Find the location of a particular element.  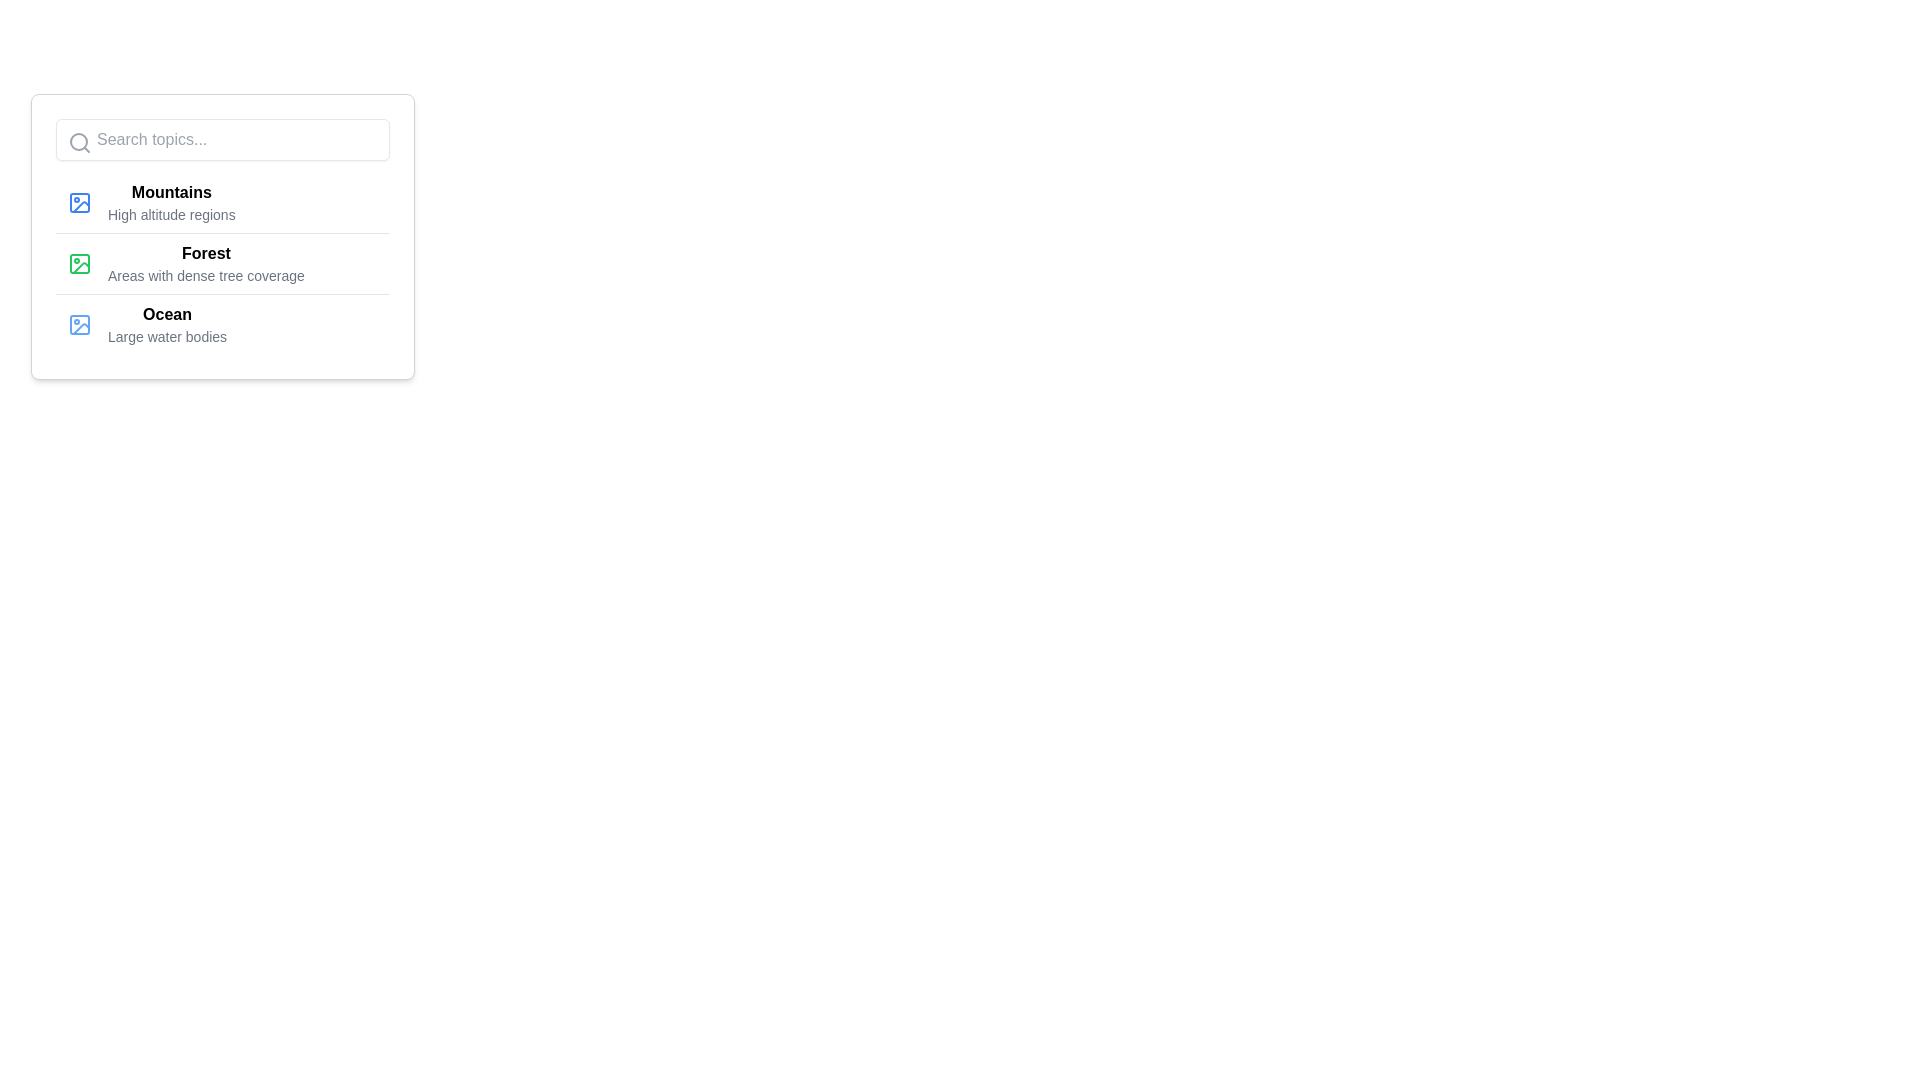

the blue picture frame icon (SVG graphic) located at the beginning of the 'Ocean' section, immediately to the left of the text label 'Ocean' is located at coordinates (80, 323).